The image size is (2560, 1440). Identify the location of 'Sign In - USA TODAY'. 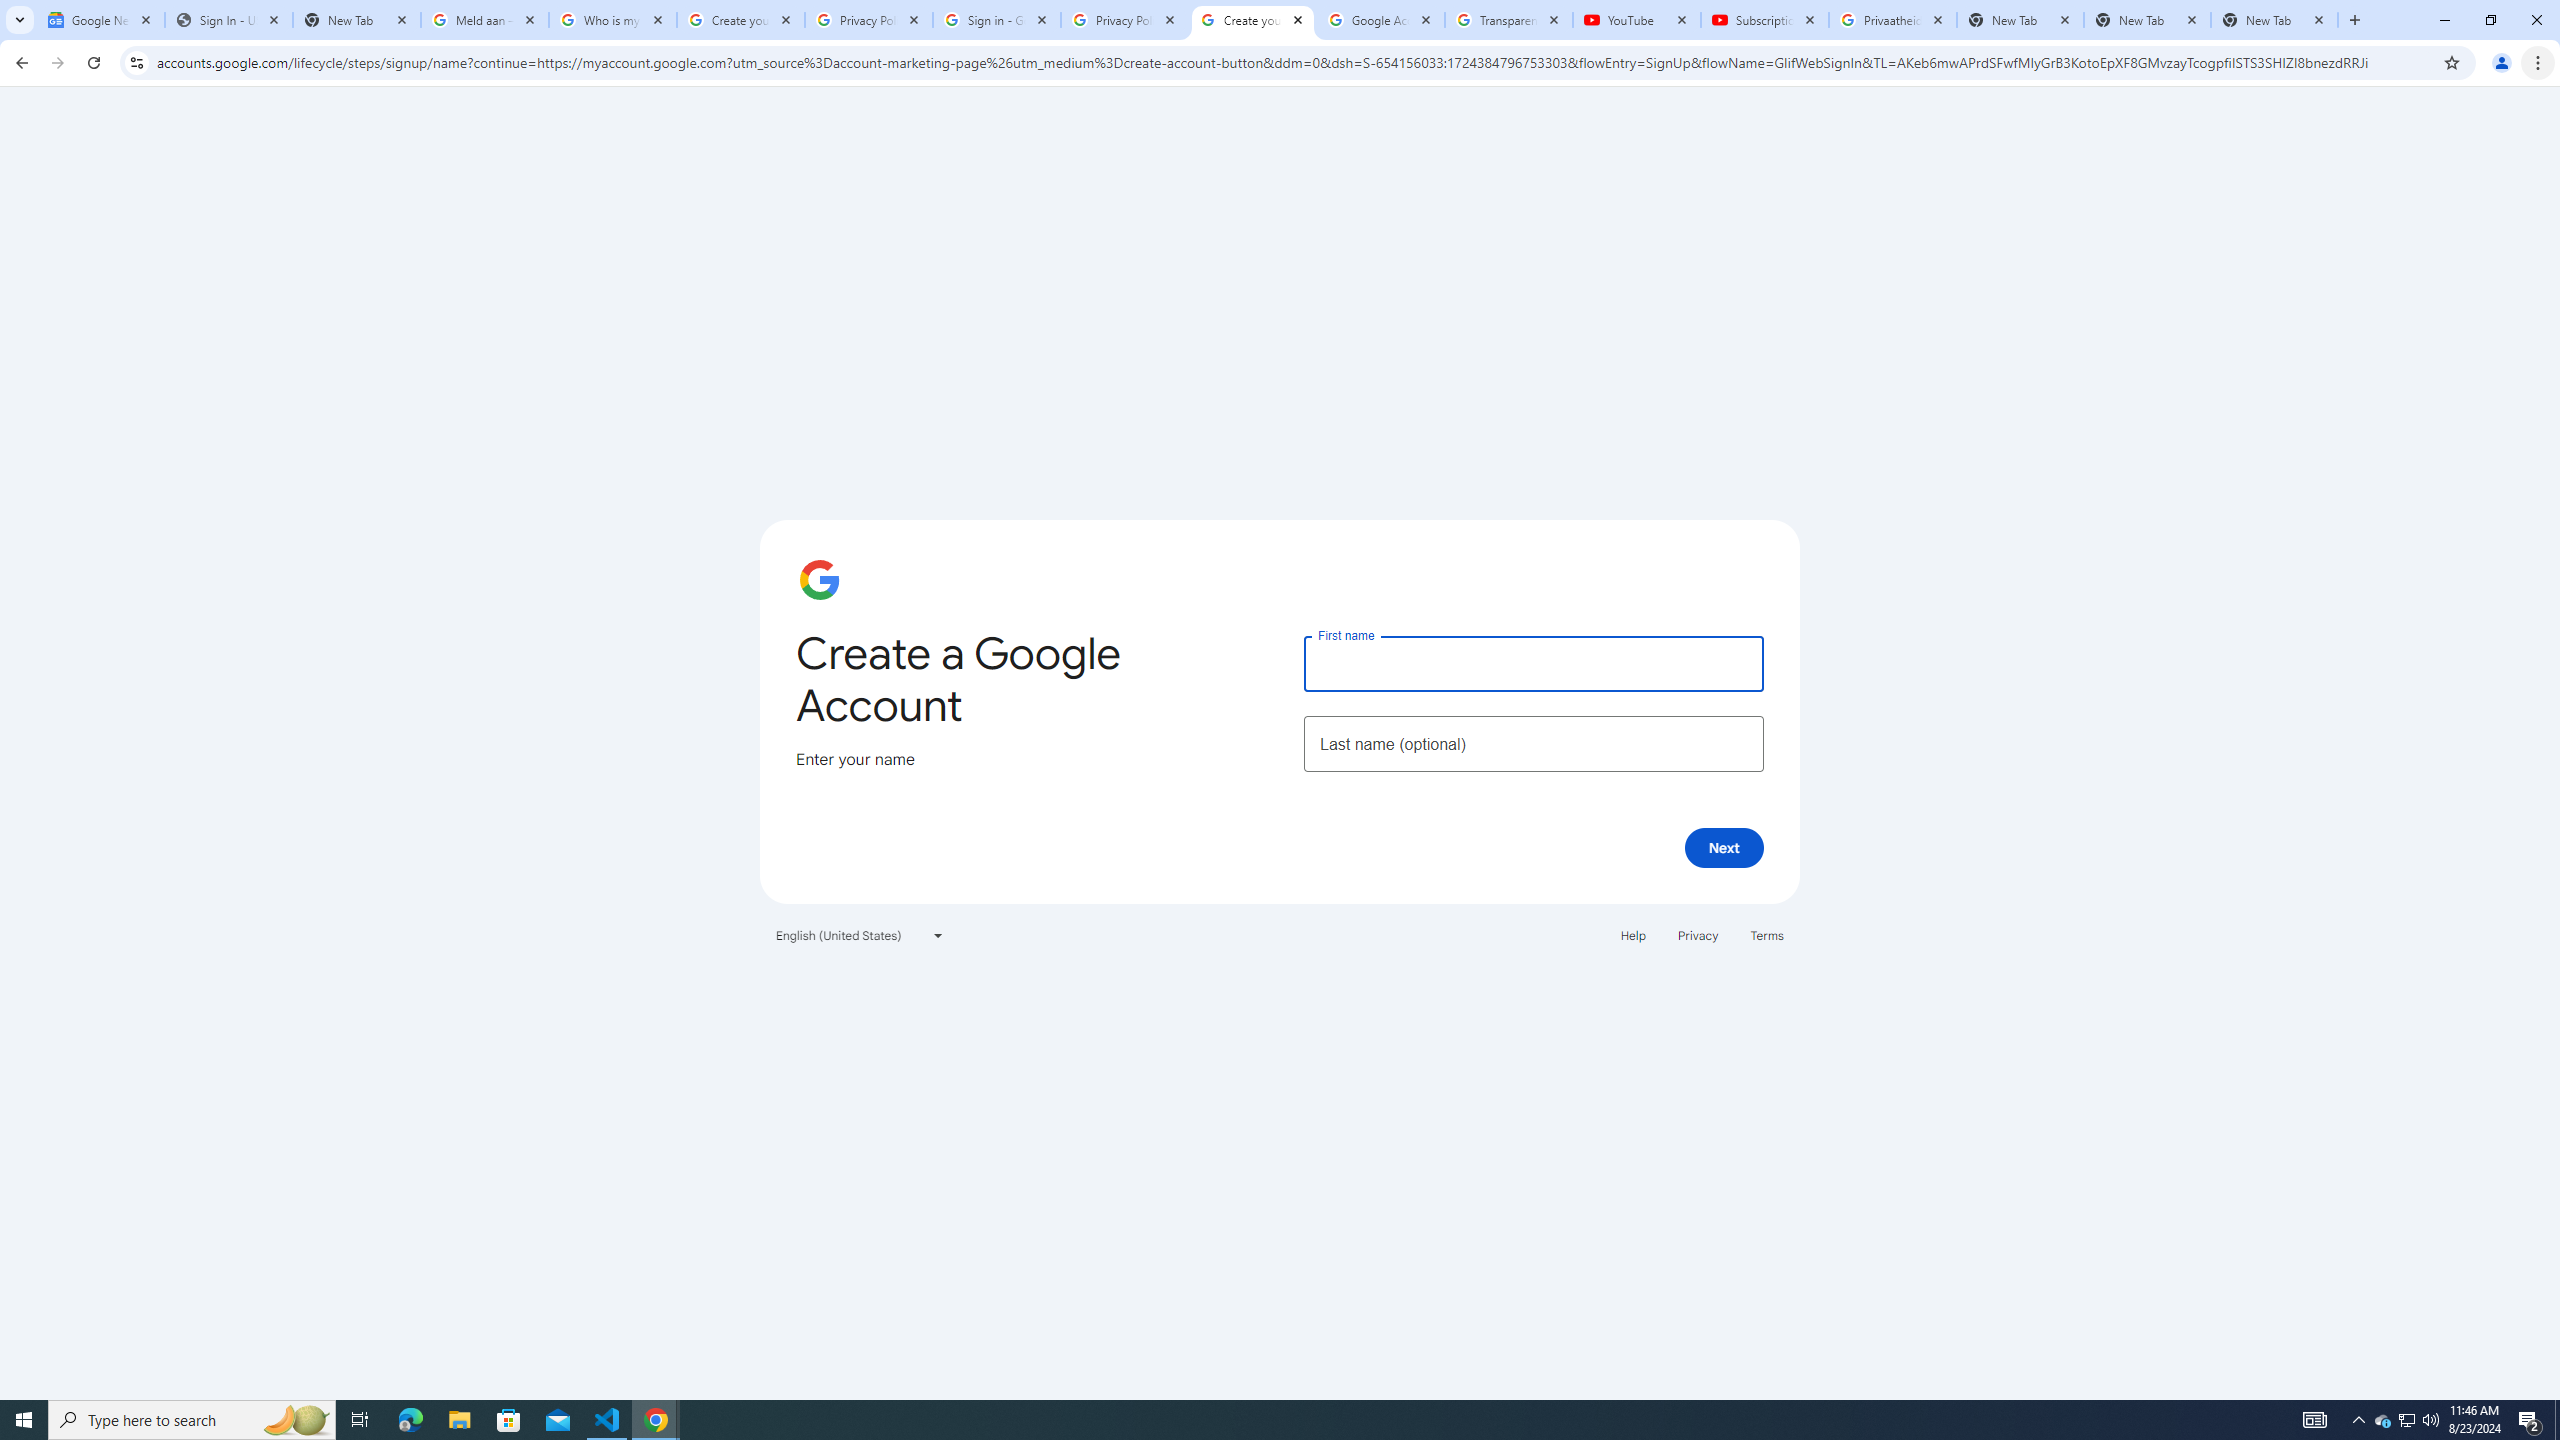
(228, 19).